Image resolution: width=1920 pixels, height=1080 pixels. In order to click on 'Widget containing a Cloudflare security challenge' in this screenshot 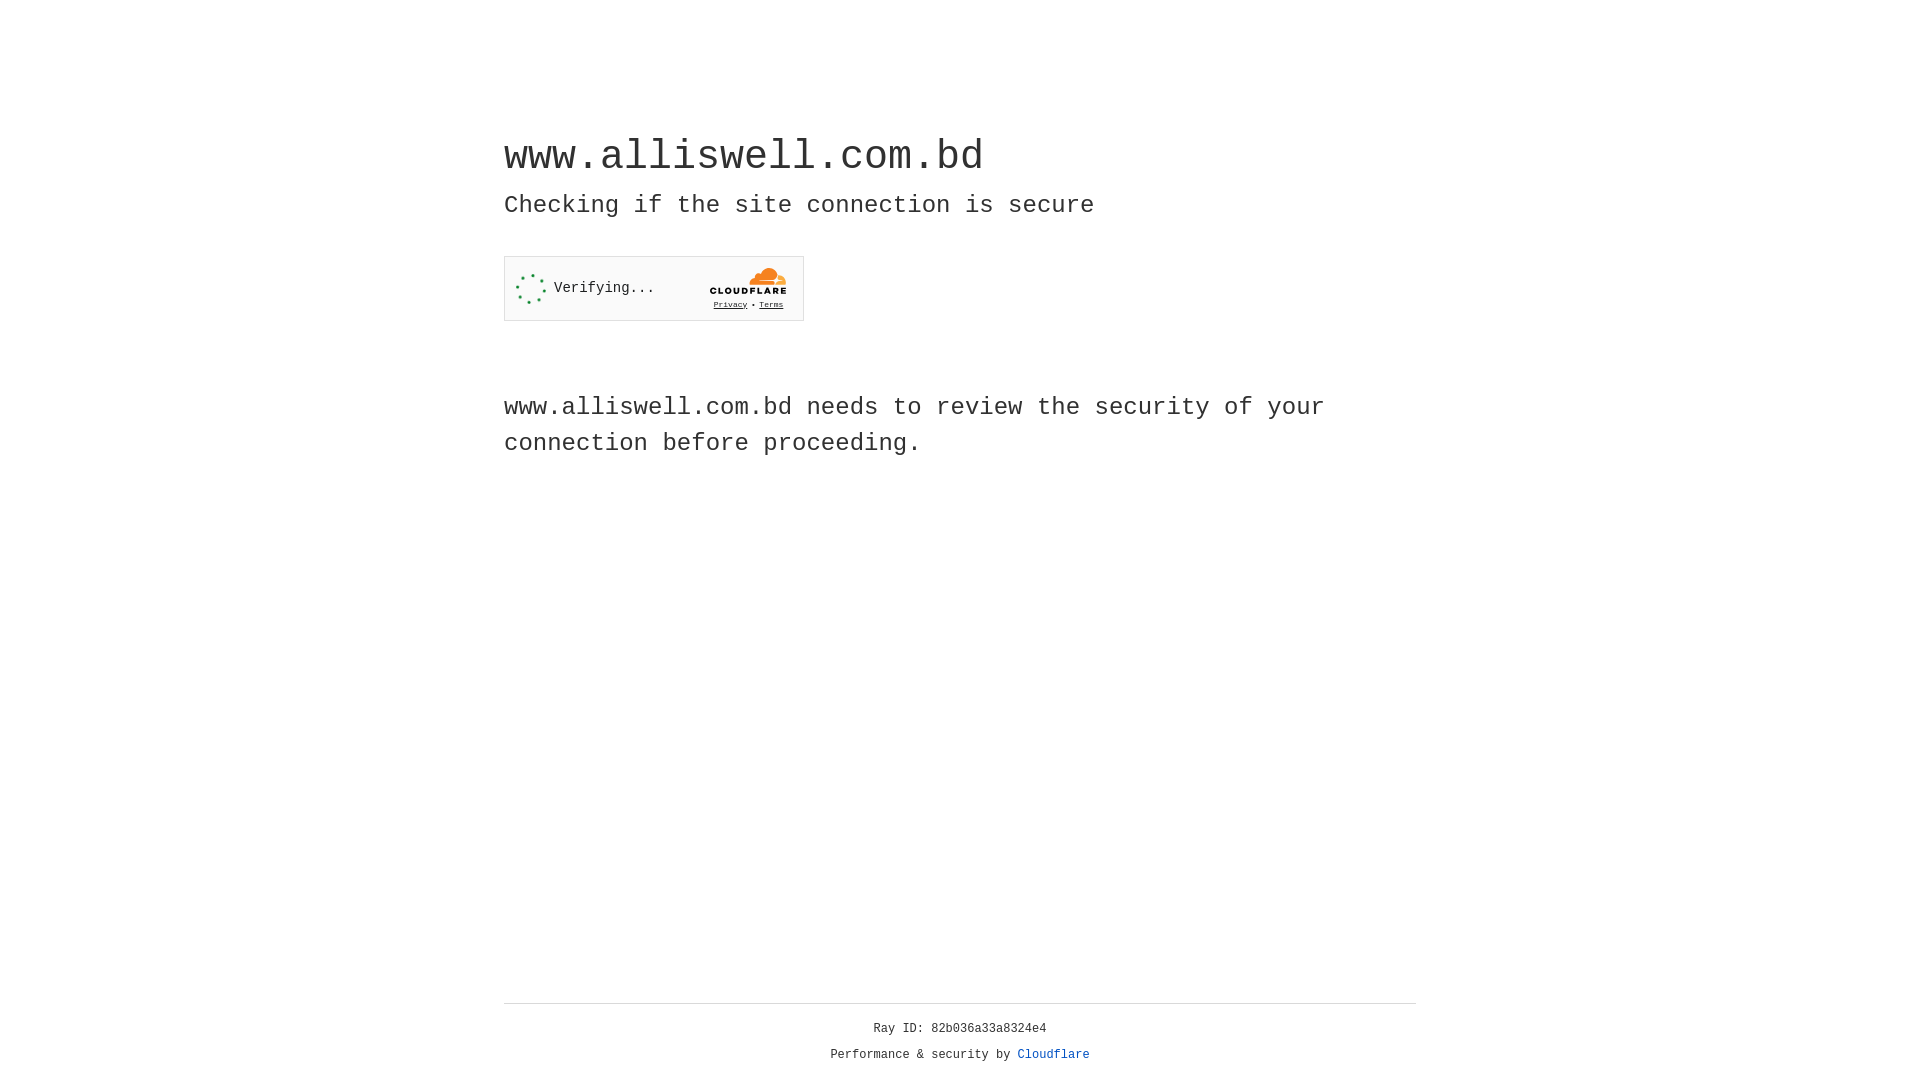, I will do `click(653, 288)`.